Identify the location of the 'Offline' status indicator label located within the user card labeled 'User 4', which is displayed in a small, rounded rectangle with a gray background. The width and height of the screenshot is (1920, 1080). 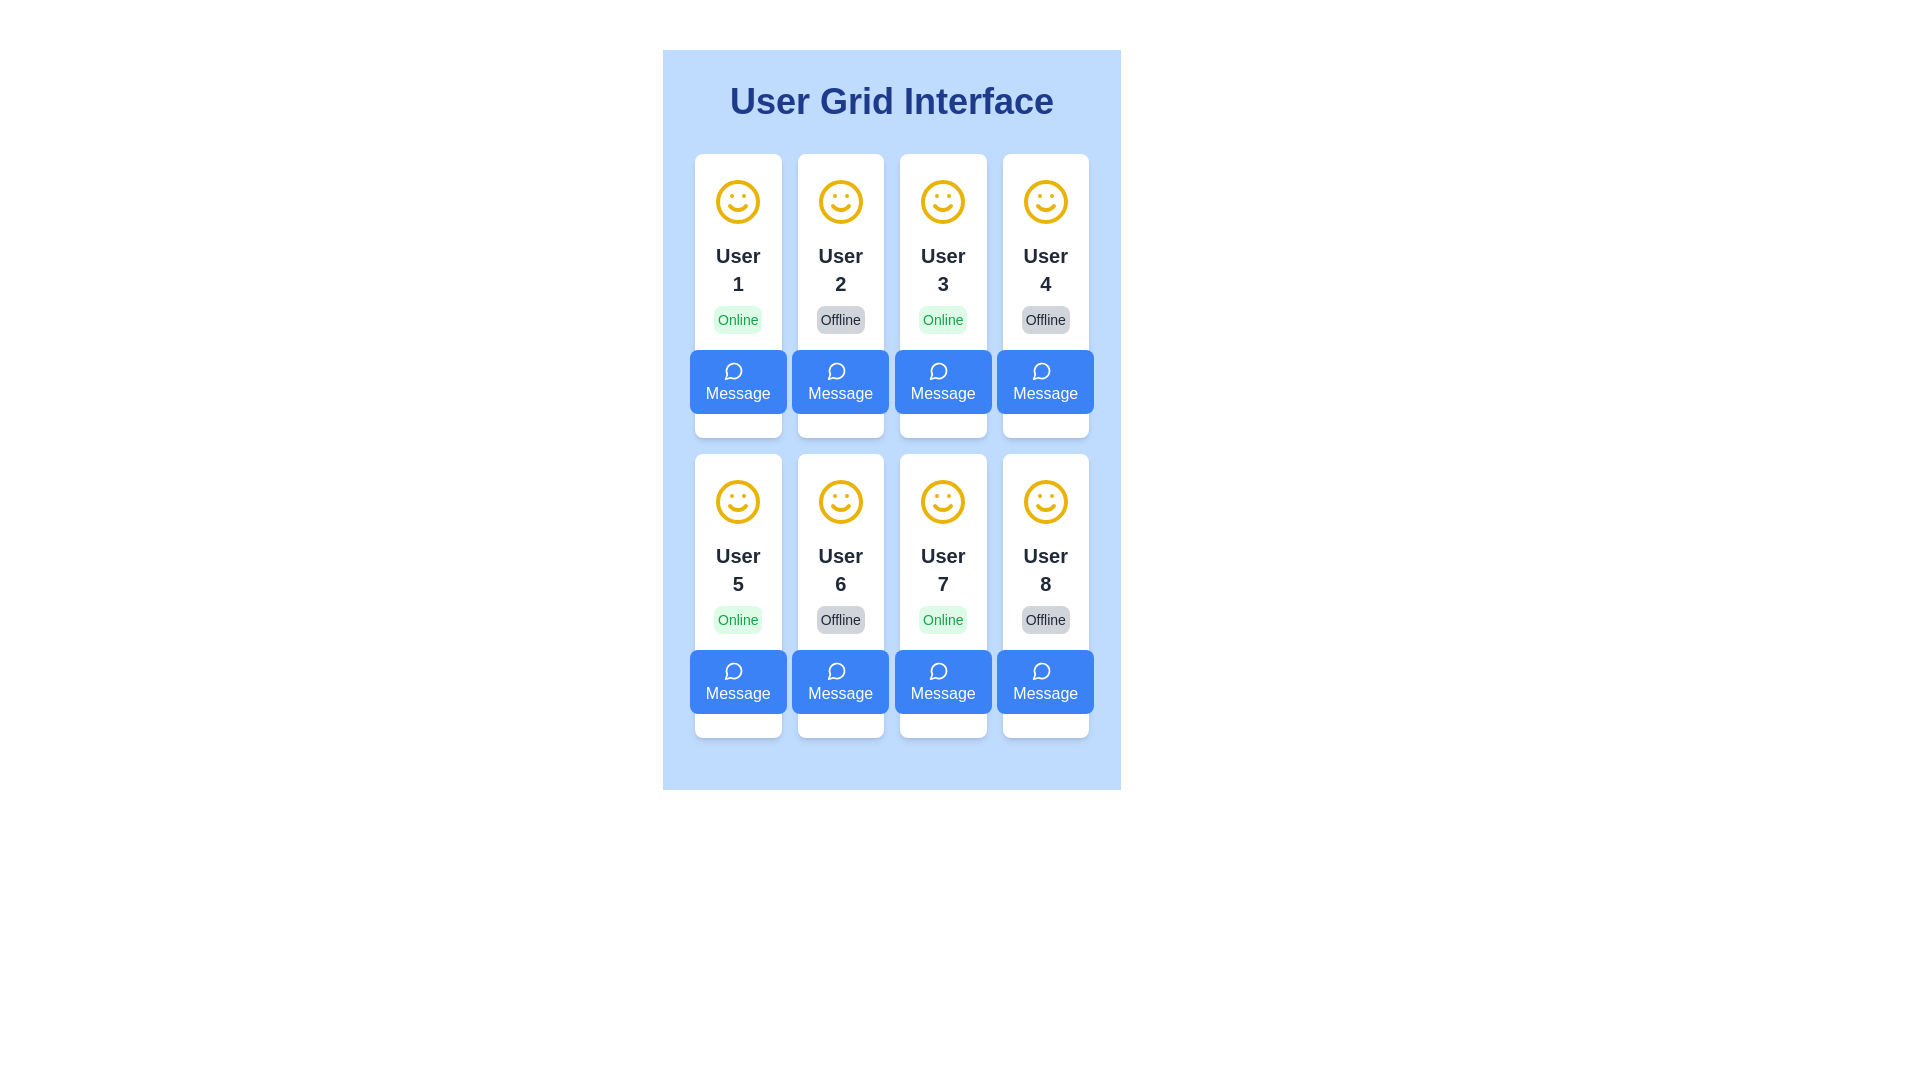
(1044, 319).